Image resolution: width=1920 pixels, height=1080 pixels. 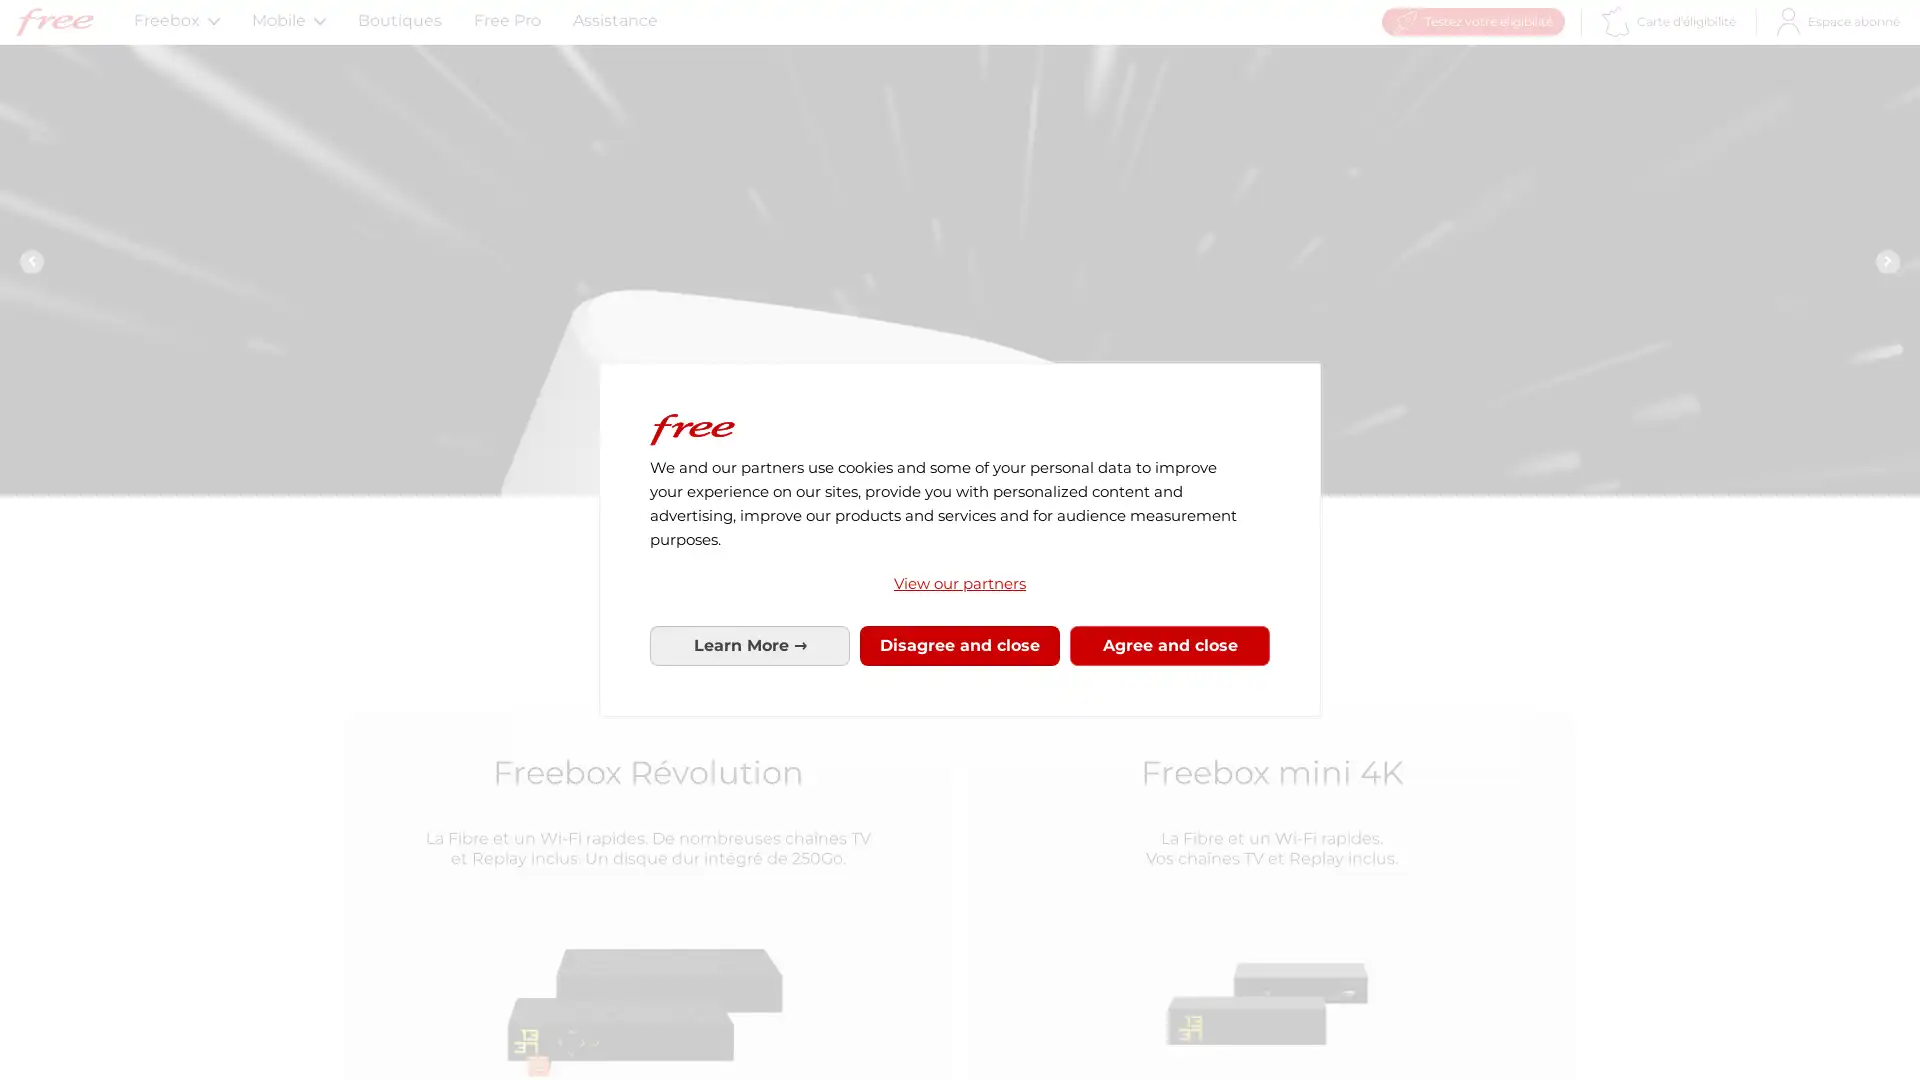 I want to click on Configure your consents, so click(x=748, y=645).